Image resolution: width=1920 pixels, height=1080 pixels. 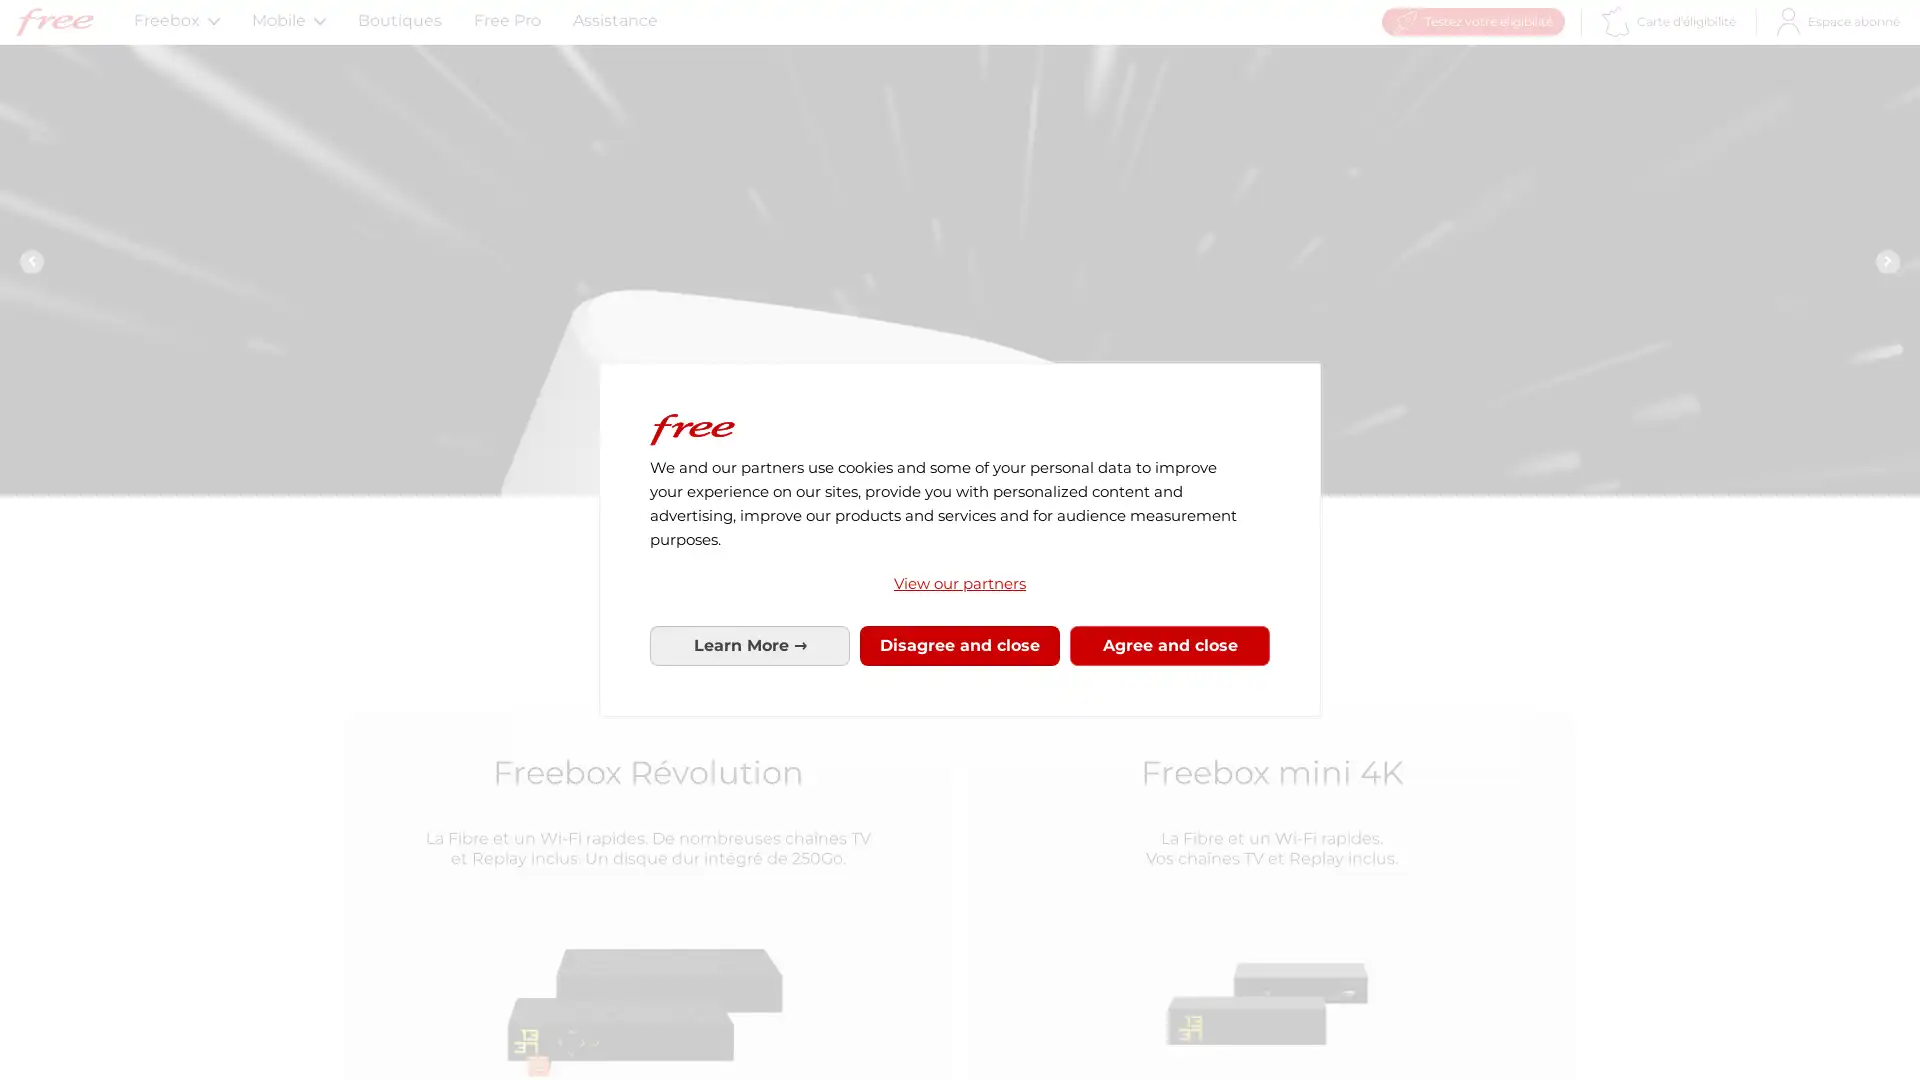 I want to click on Configure your consents, so click(x=748, y=645).